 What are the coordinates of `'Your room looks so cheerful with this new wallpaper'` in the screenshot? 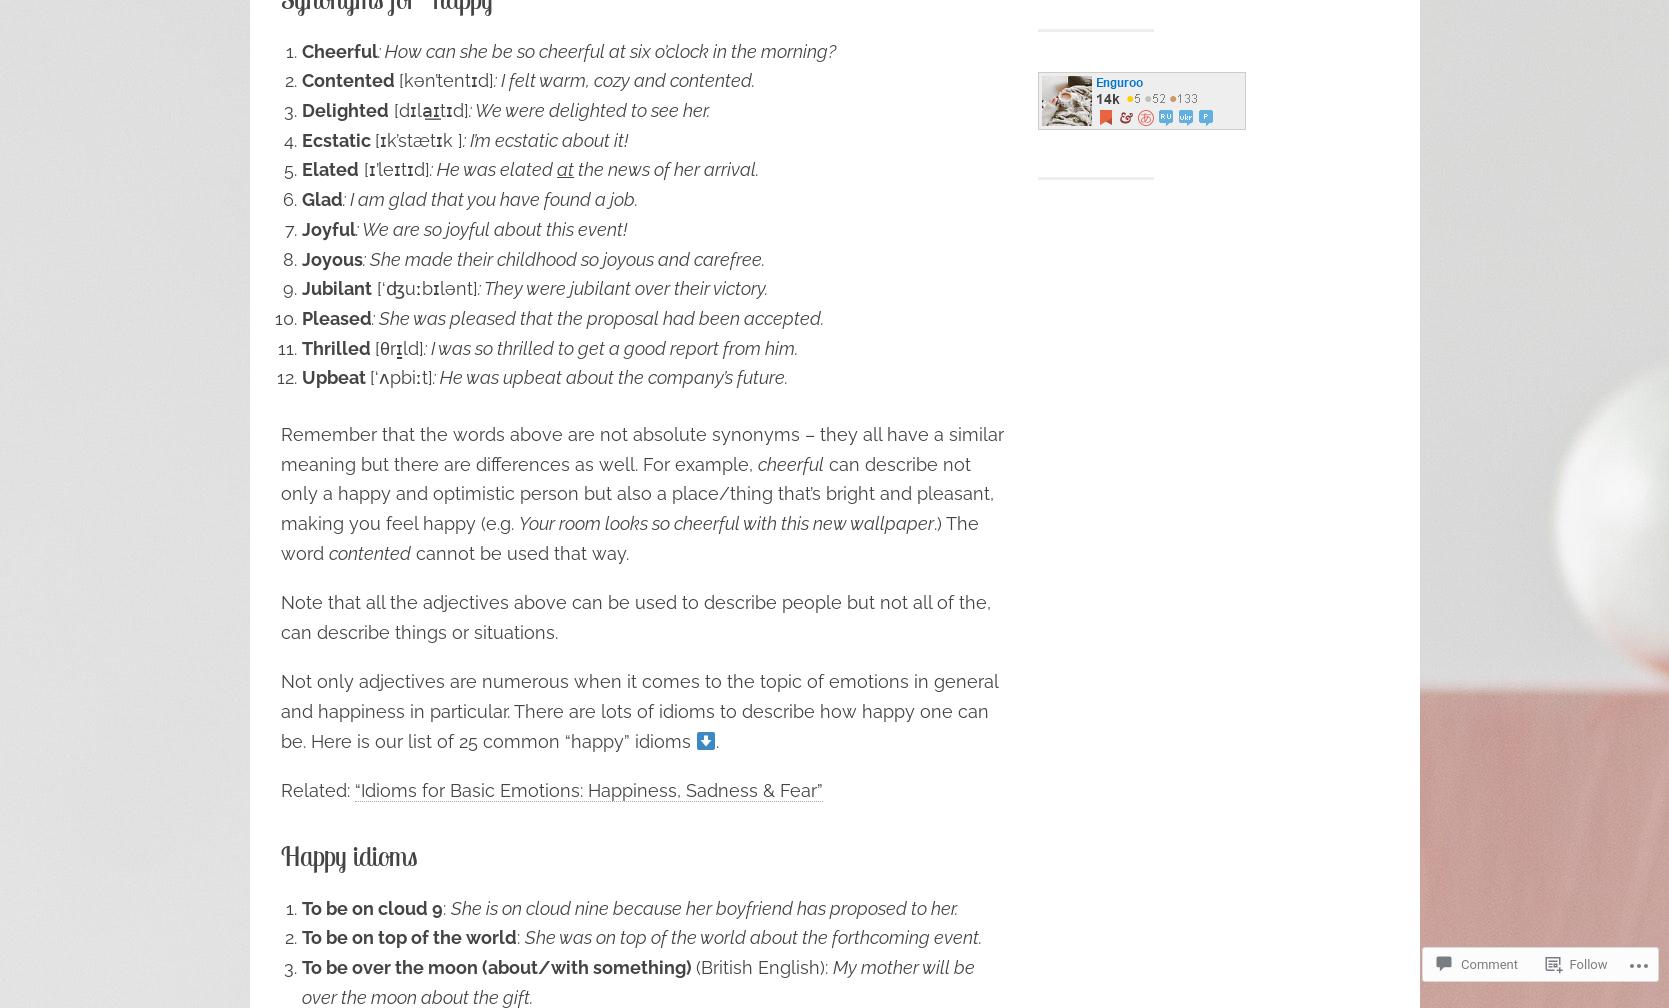 It's located at (724, 523).